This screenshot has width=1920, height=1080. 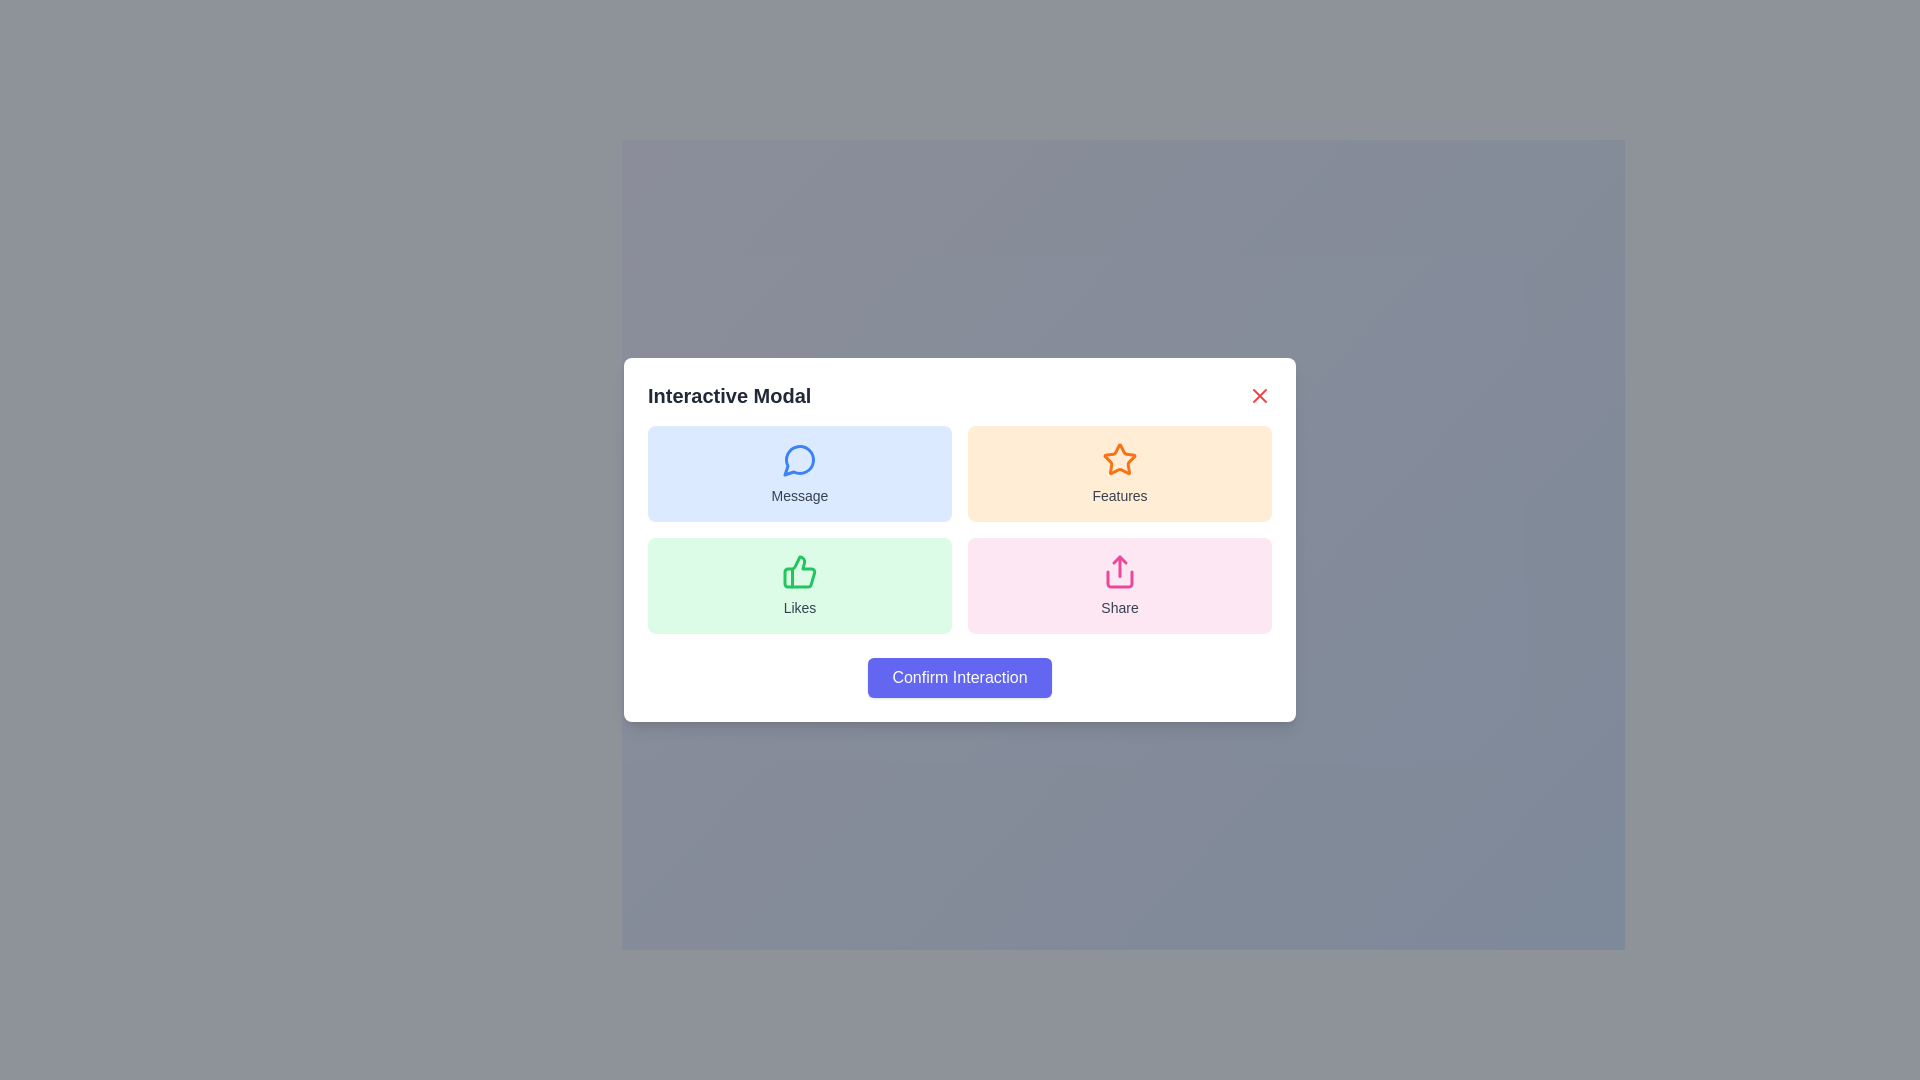 I want to click on the 'Likes' icon located at the center of the 'Likes' section in the interactive modal, positioned in the bottom-left corner of the modal layout, so click(x=800, y=571).